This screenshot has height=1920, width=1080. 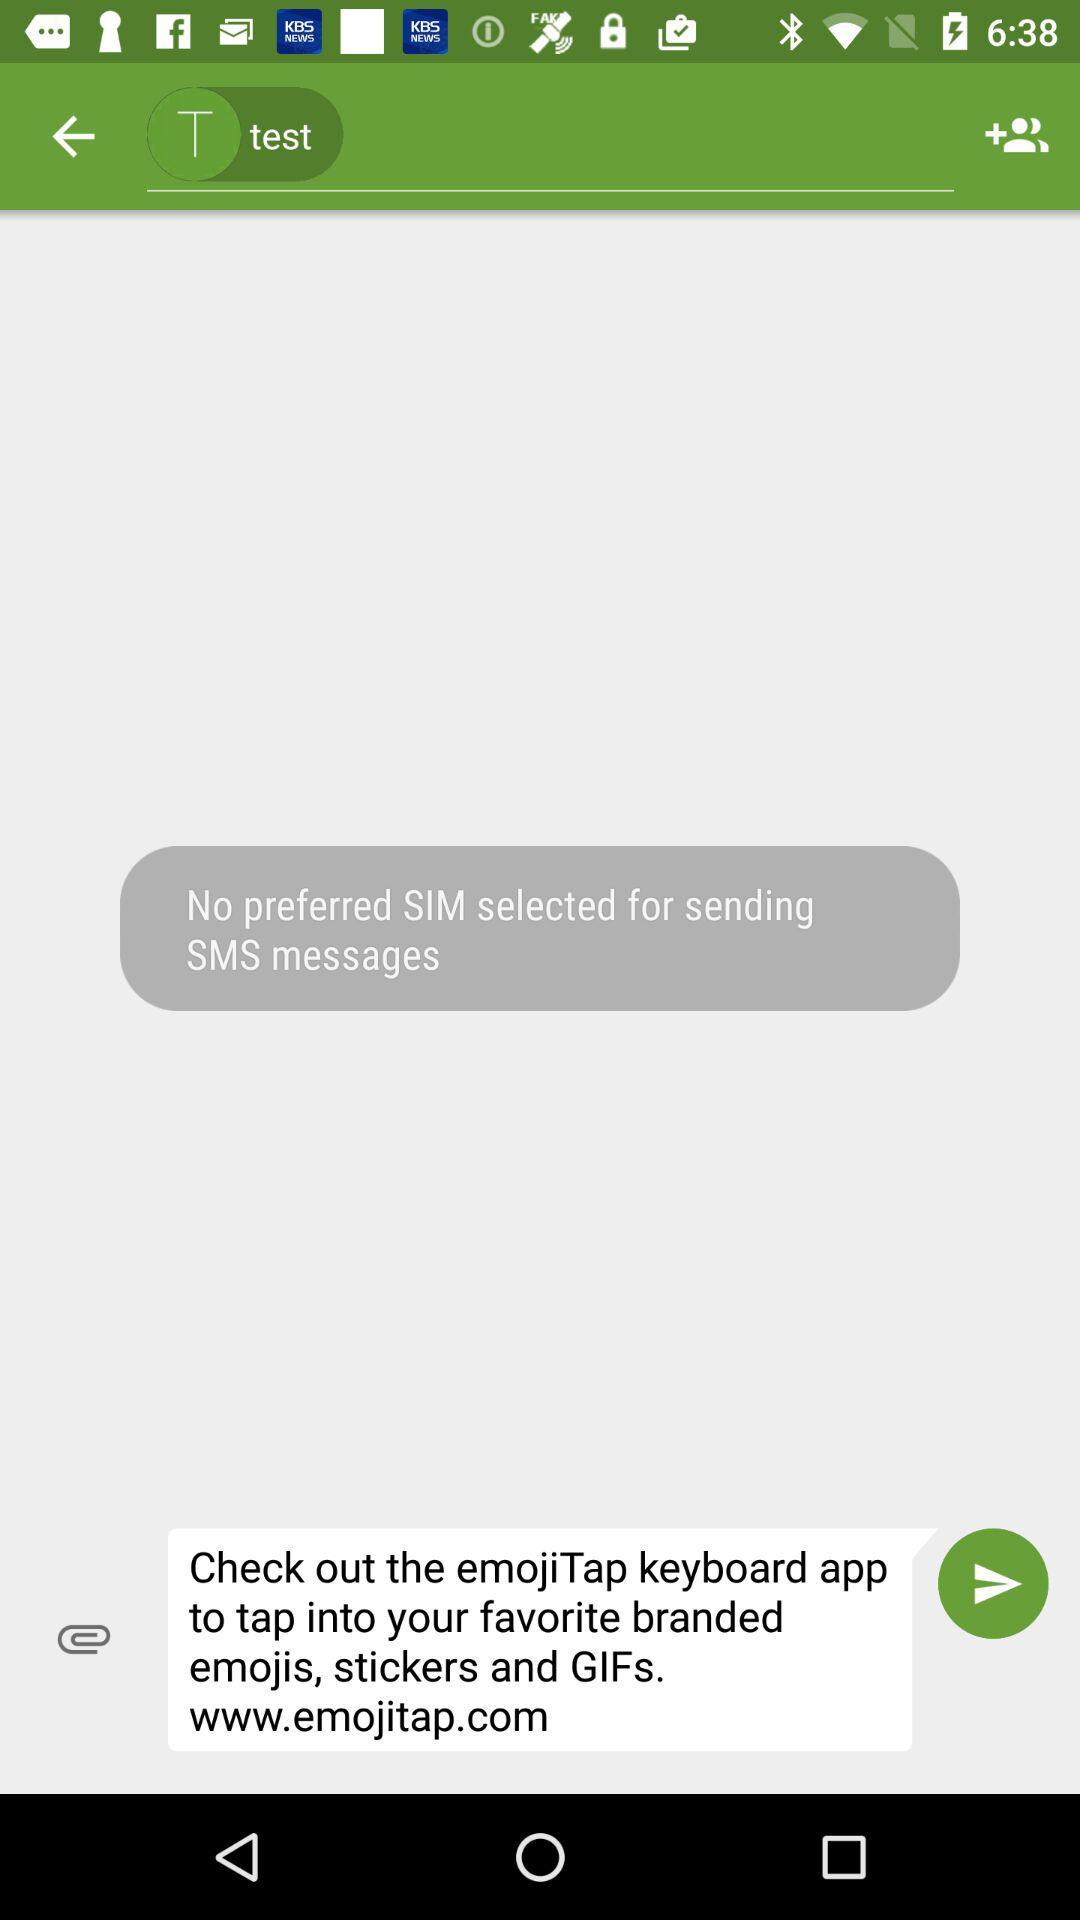 What do you see at coordinates (72, 135) in the screenshot?
I see `the icon next to the (415) 123-4567,  item` at bounding box center [72, 135].